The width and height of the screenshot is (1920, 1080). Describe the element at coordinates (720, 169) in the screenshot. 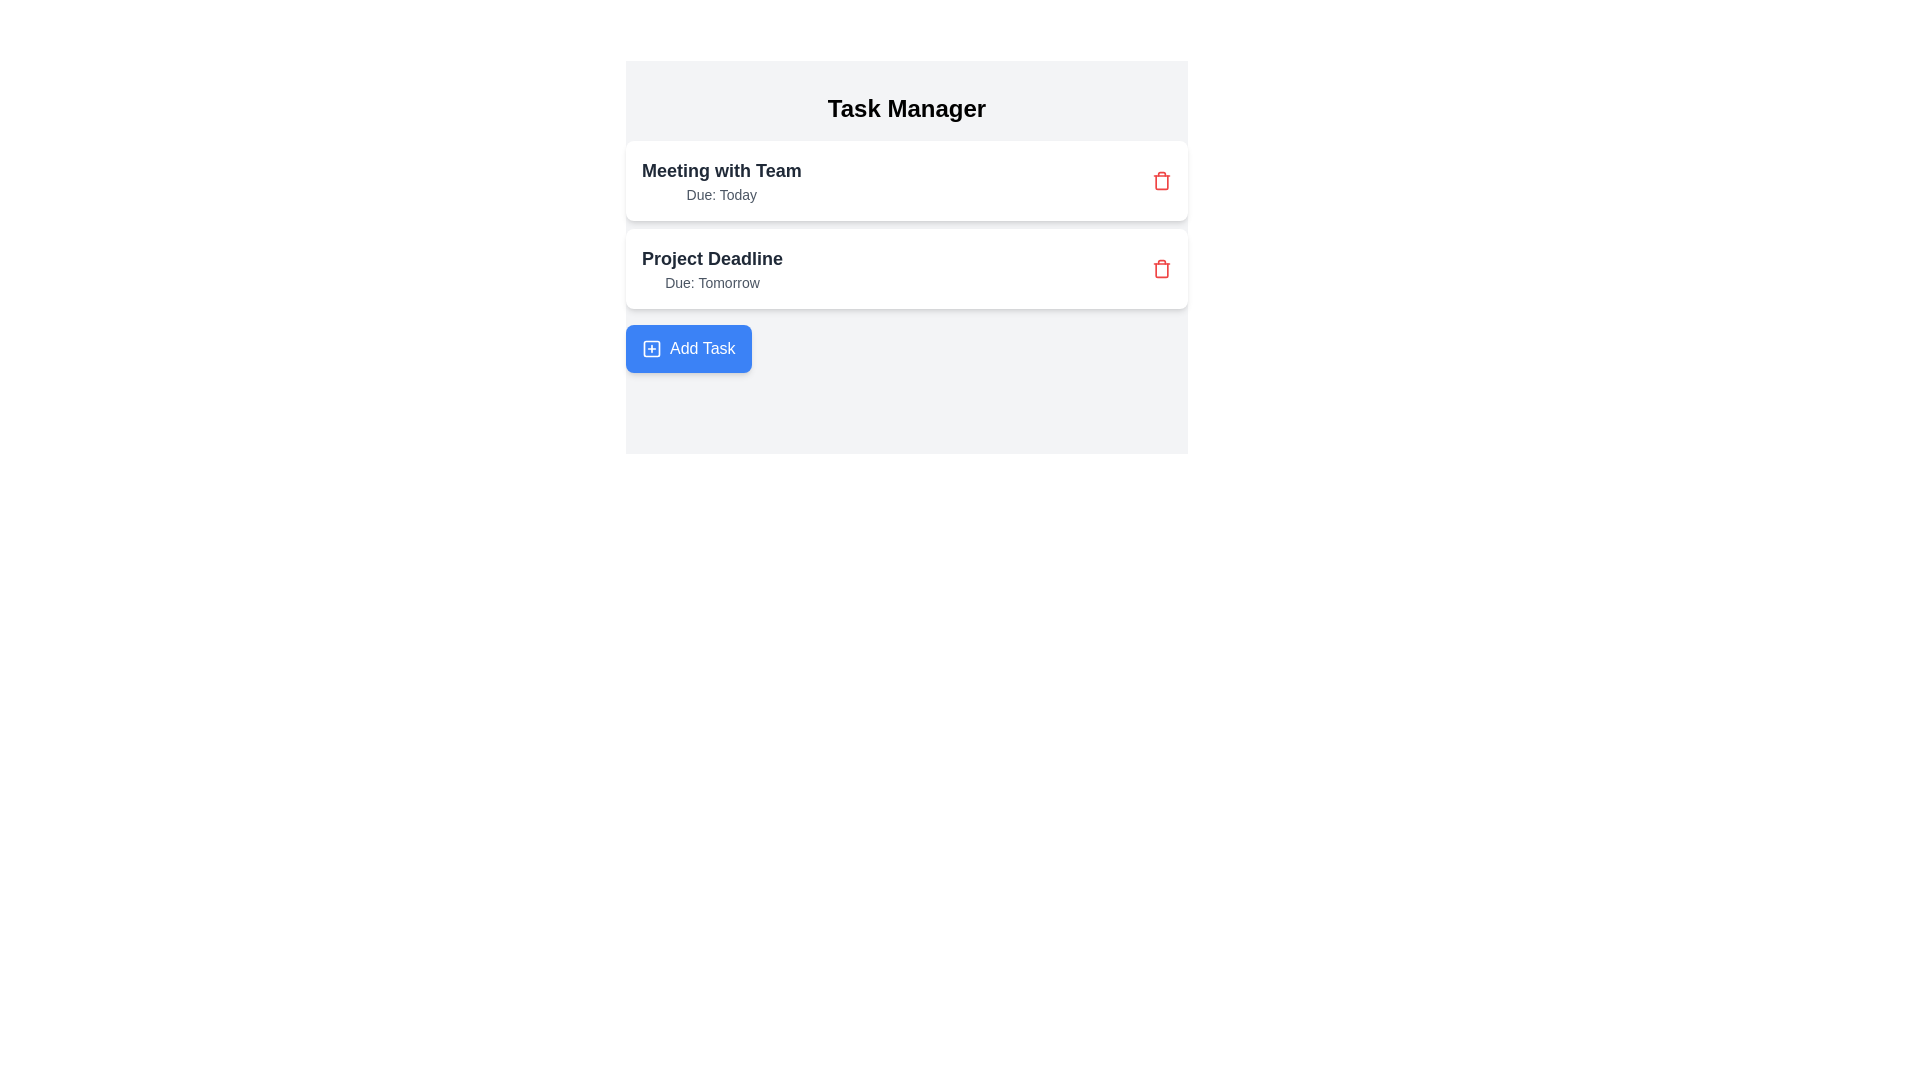

I see `the task title text label located at the top-left corner of the task entry in the task management interface` at that location.